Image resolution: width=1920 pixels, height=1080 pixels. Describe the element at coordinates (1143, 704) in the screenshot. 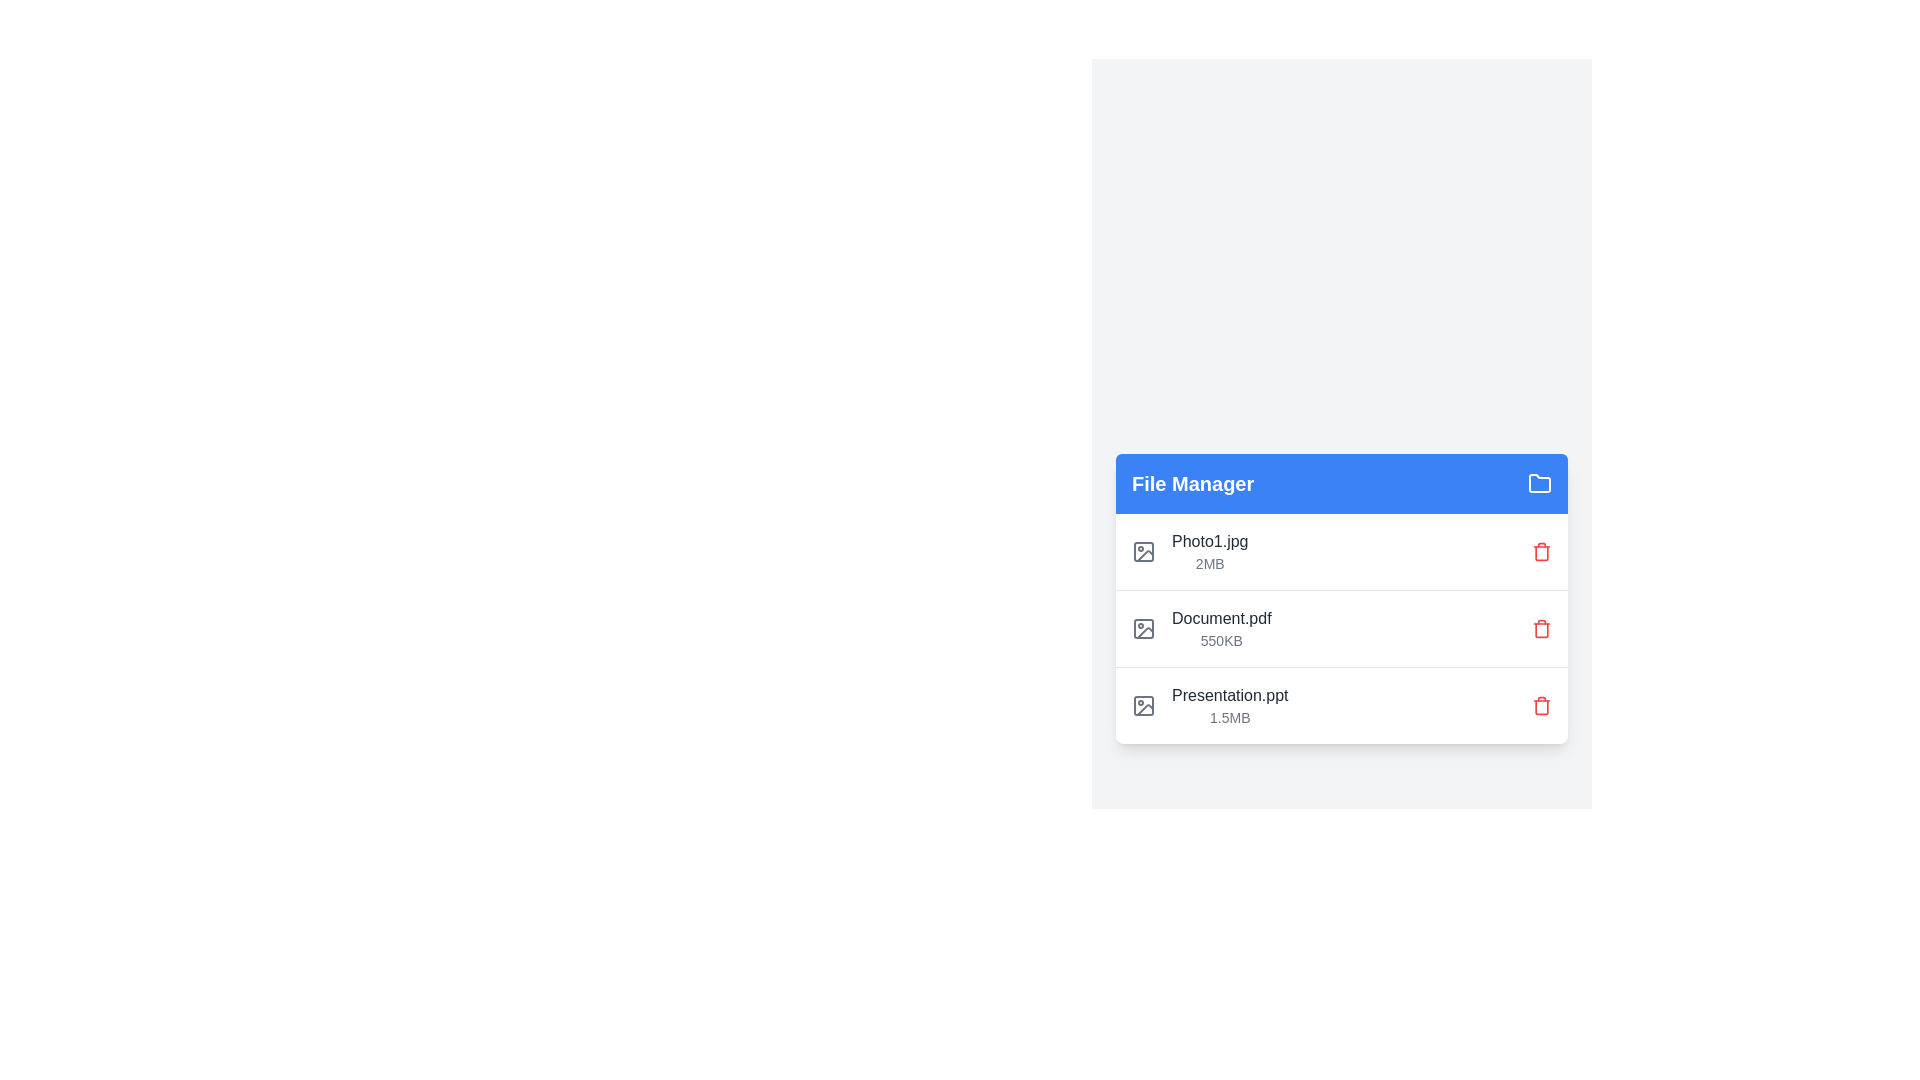

I see `the image or presentation file type icon located to the left of the text 'Presentation.ppt' in the file listing interface` at that location.